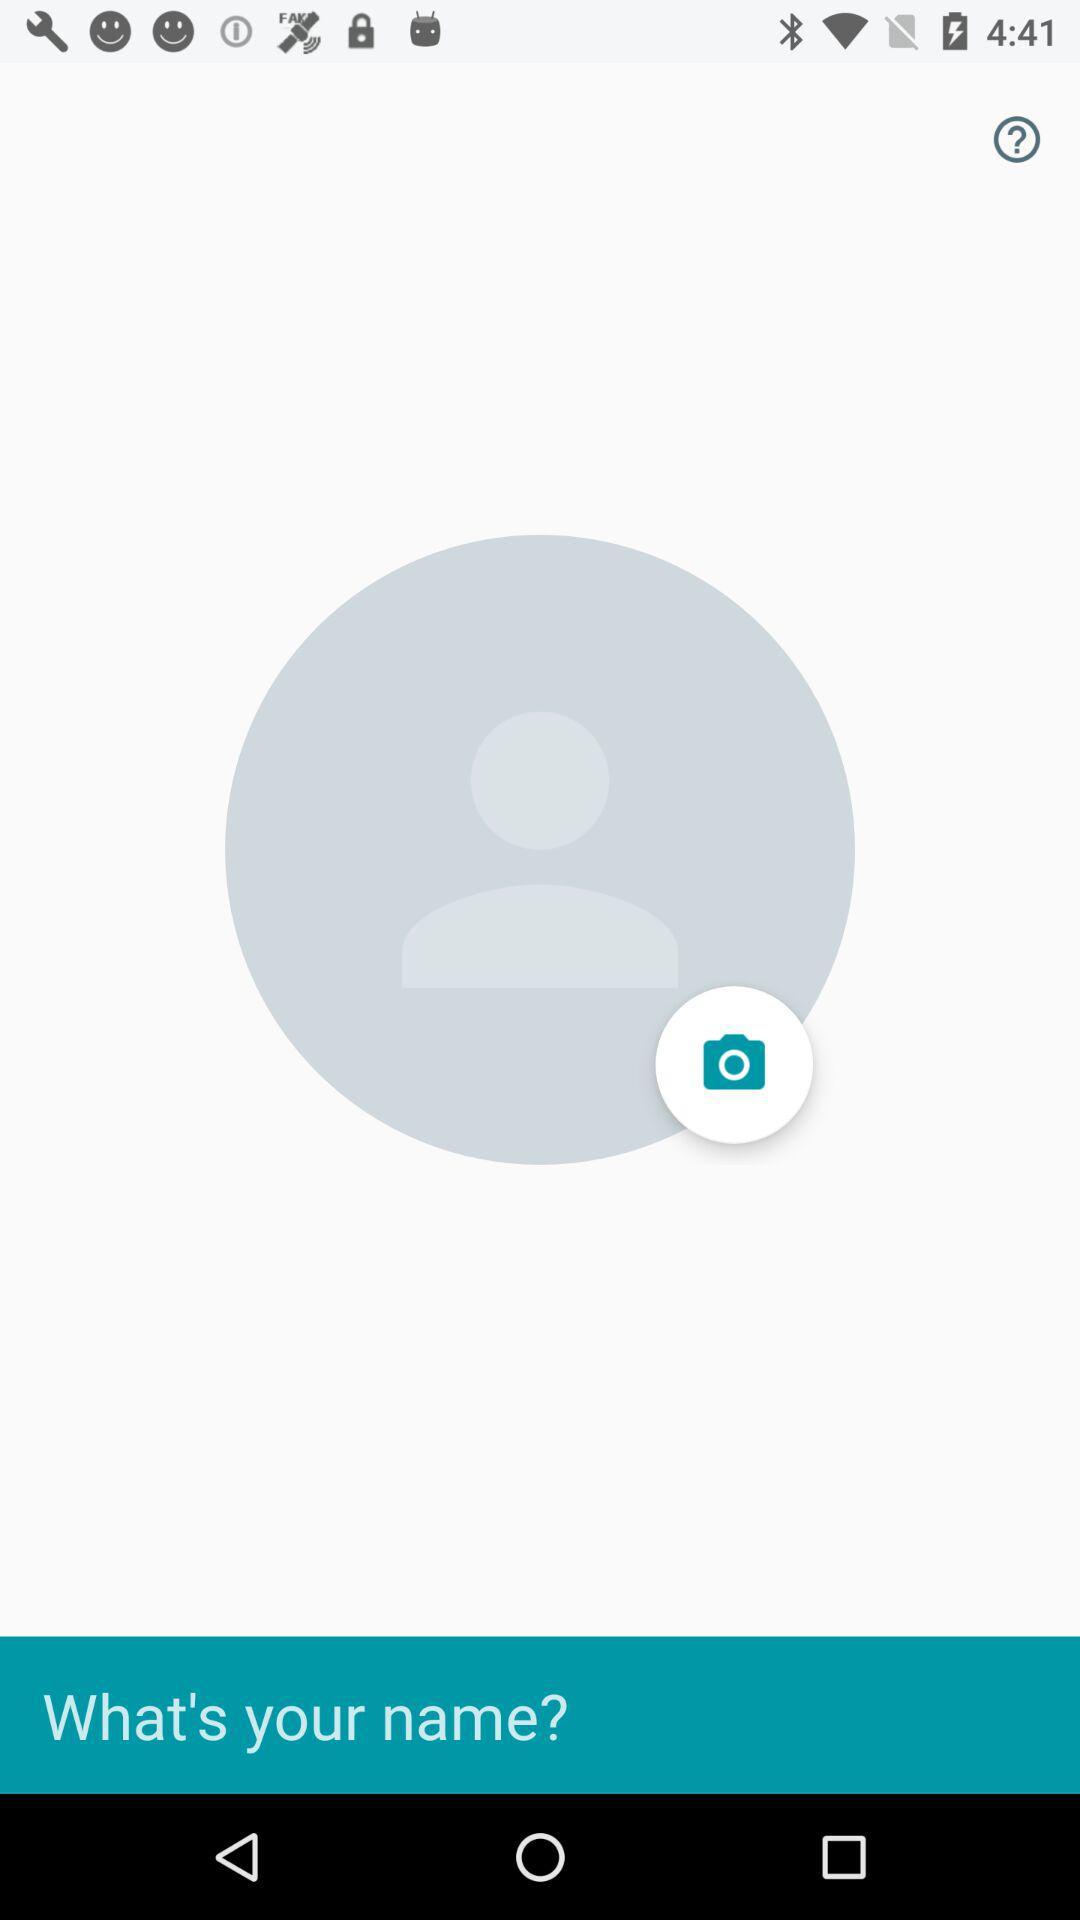 The height and width of the screenshot is (1920, 1080). Describe the element at coordinates (1017, 138) in the screenshot. I see `the help icon` at that location.